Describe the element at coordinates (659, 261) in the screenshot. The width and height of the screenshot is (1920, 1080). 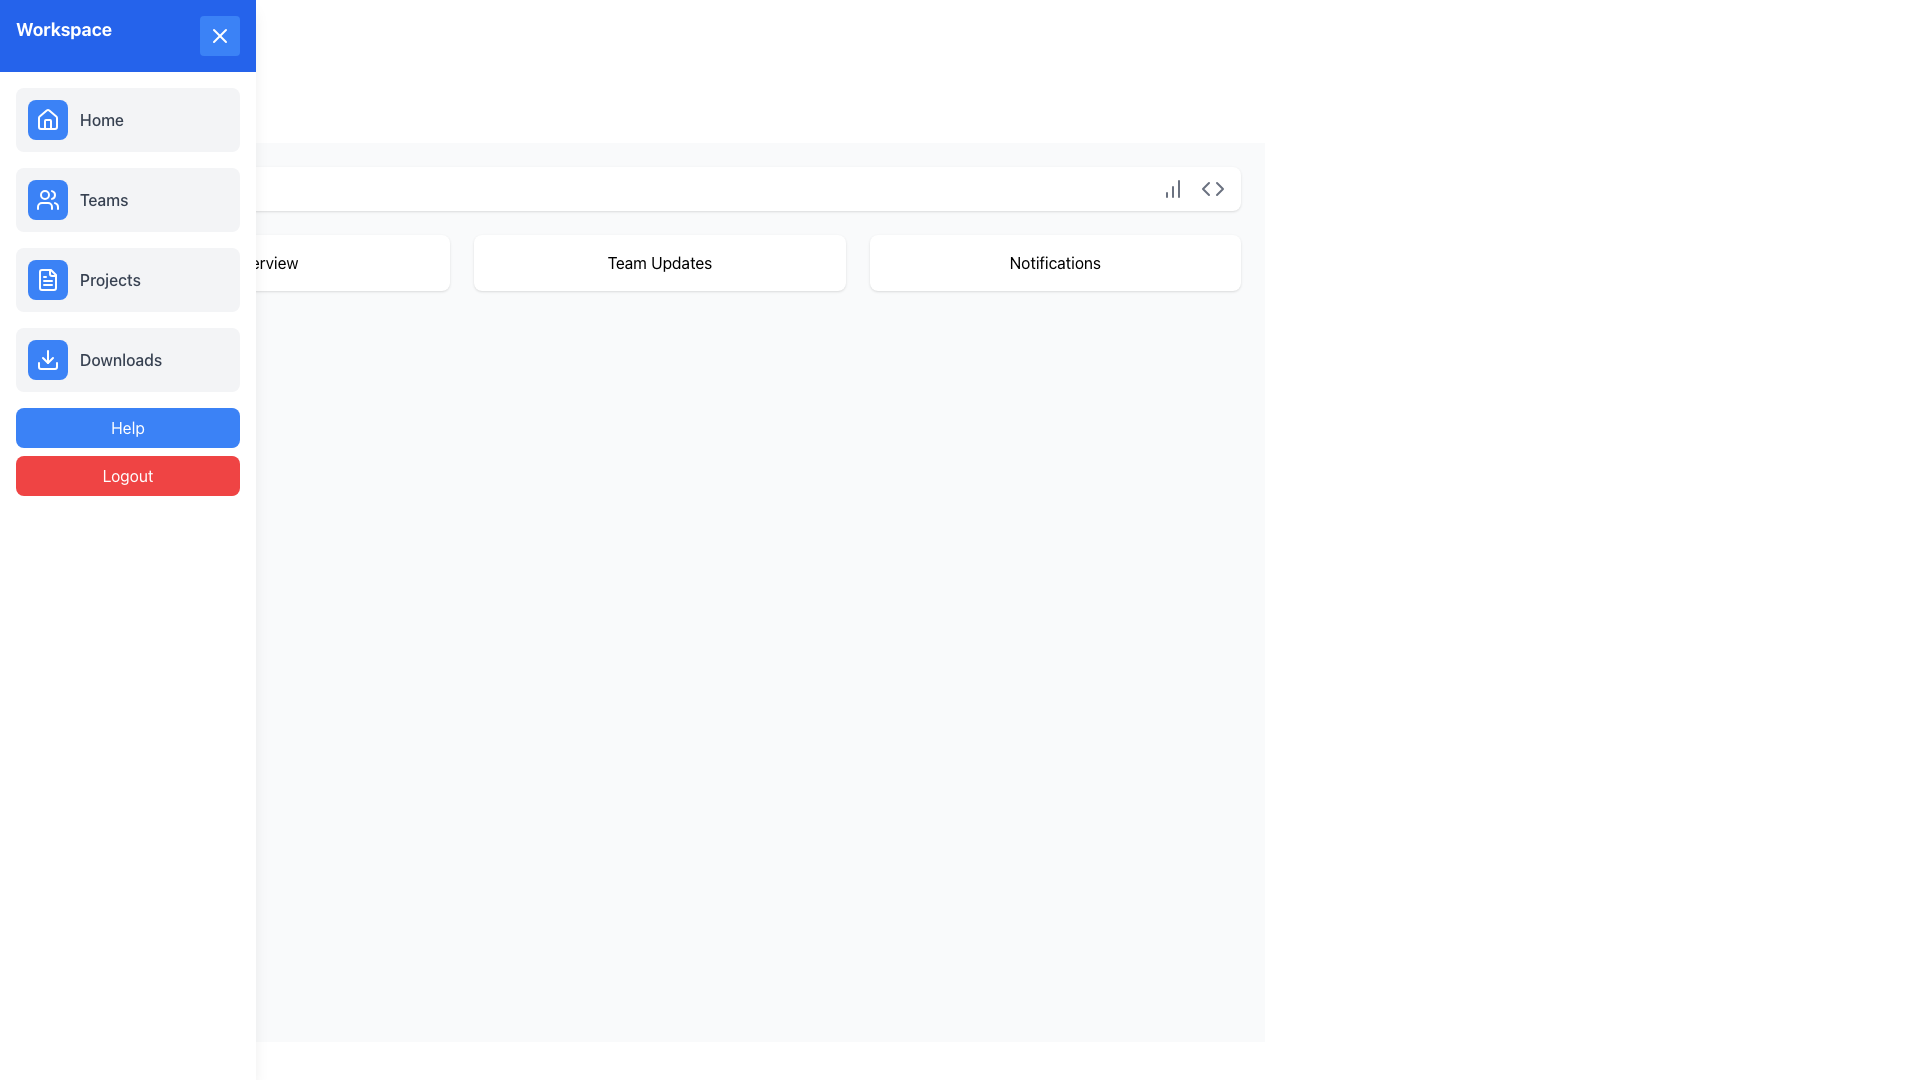
I see `the 'Team Updates' text label, which is a rectangular box with a white background and rounded corners, located between the 'Overview' and 'Notifications' boxes` at that location.